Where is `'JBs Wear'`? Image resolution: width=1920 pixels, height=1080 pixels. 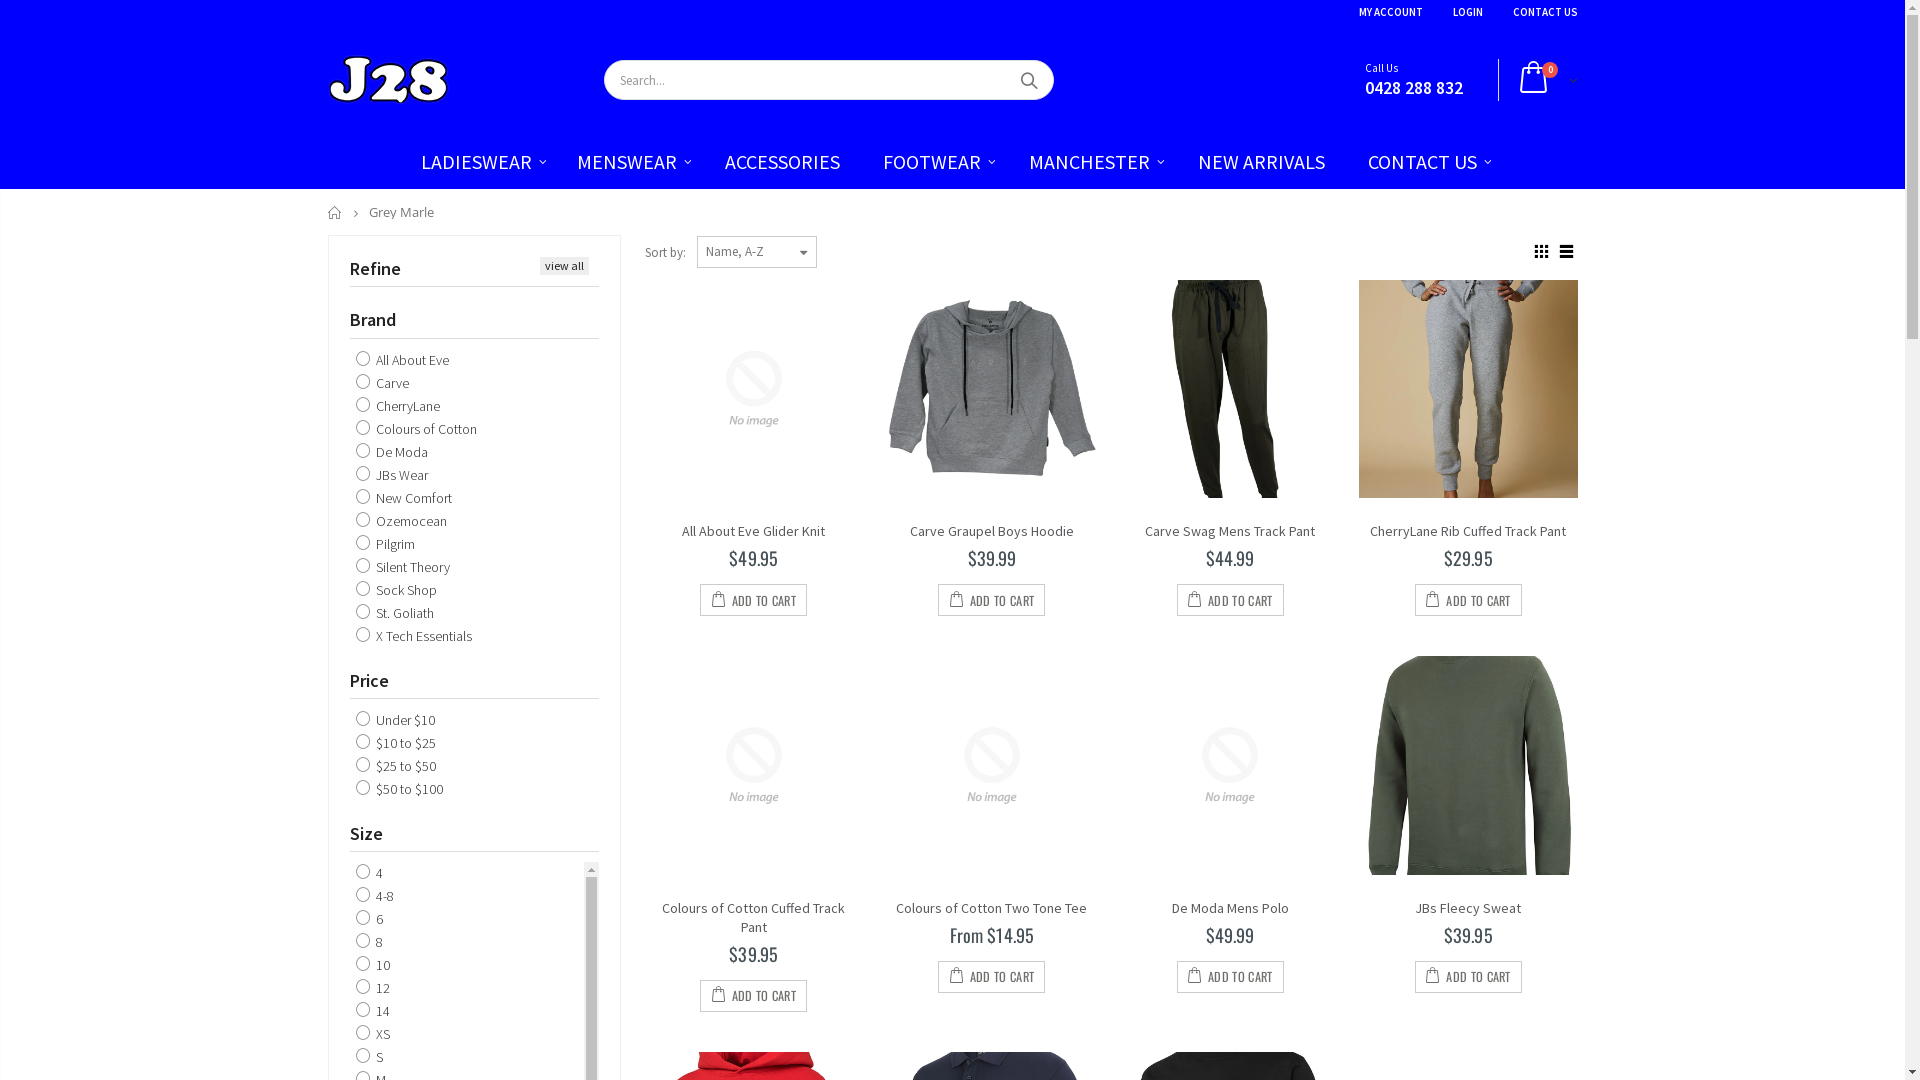 'JBs Wear' is located at coordinates (392, 474).